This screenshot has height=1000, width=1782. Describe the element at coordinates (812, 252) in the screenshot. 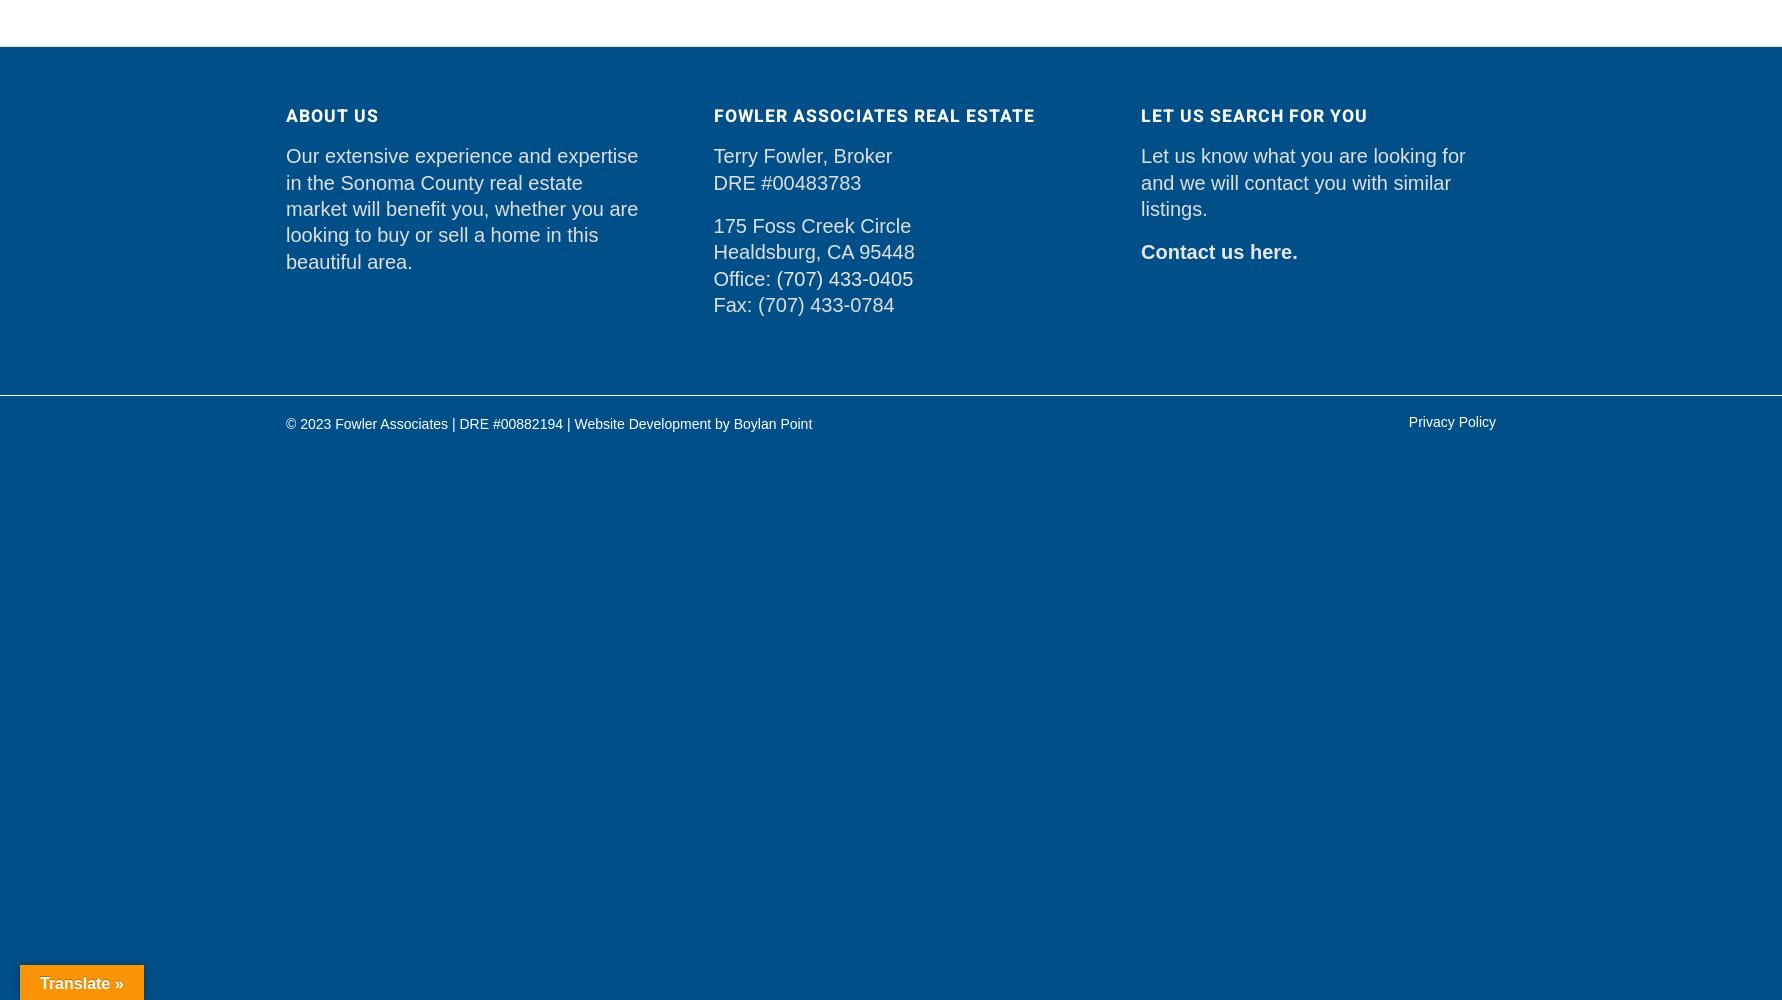

I see `'Healdsburg, CA 95448'` at that location.